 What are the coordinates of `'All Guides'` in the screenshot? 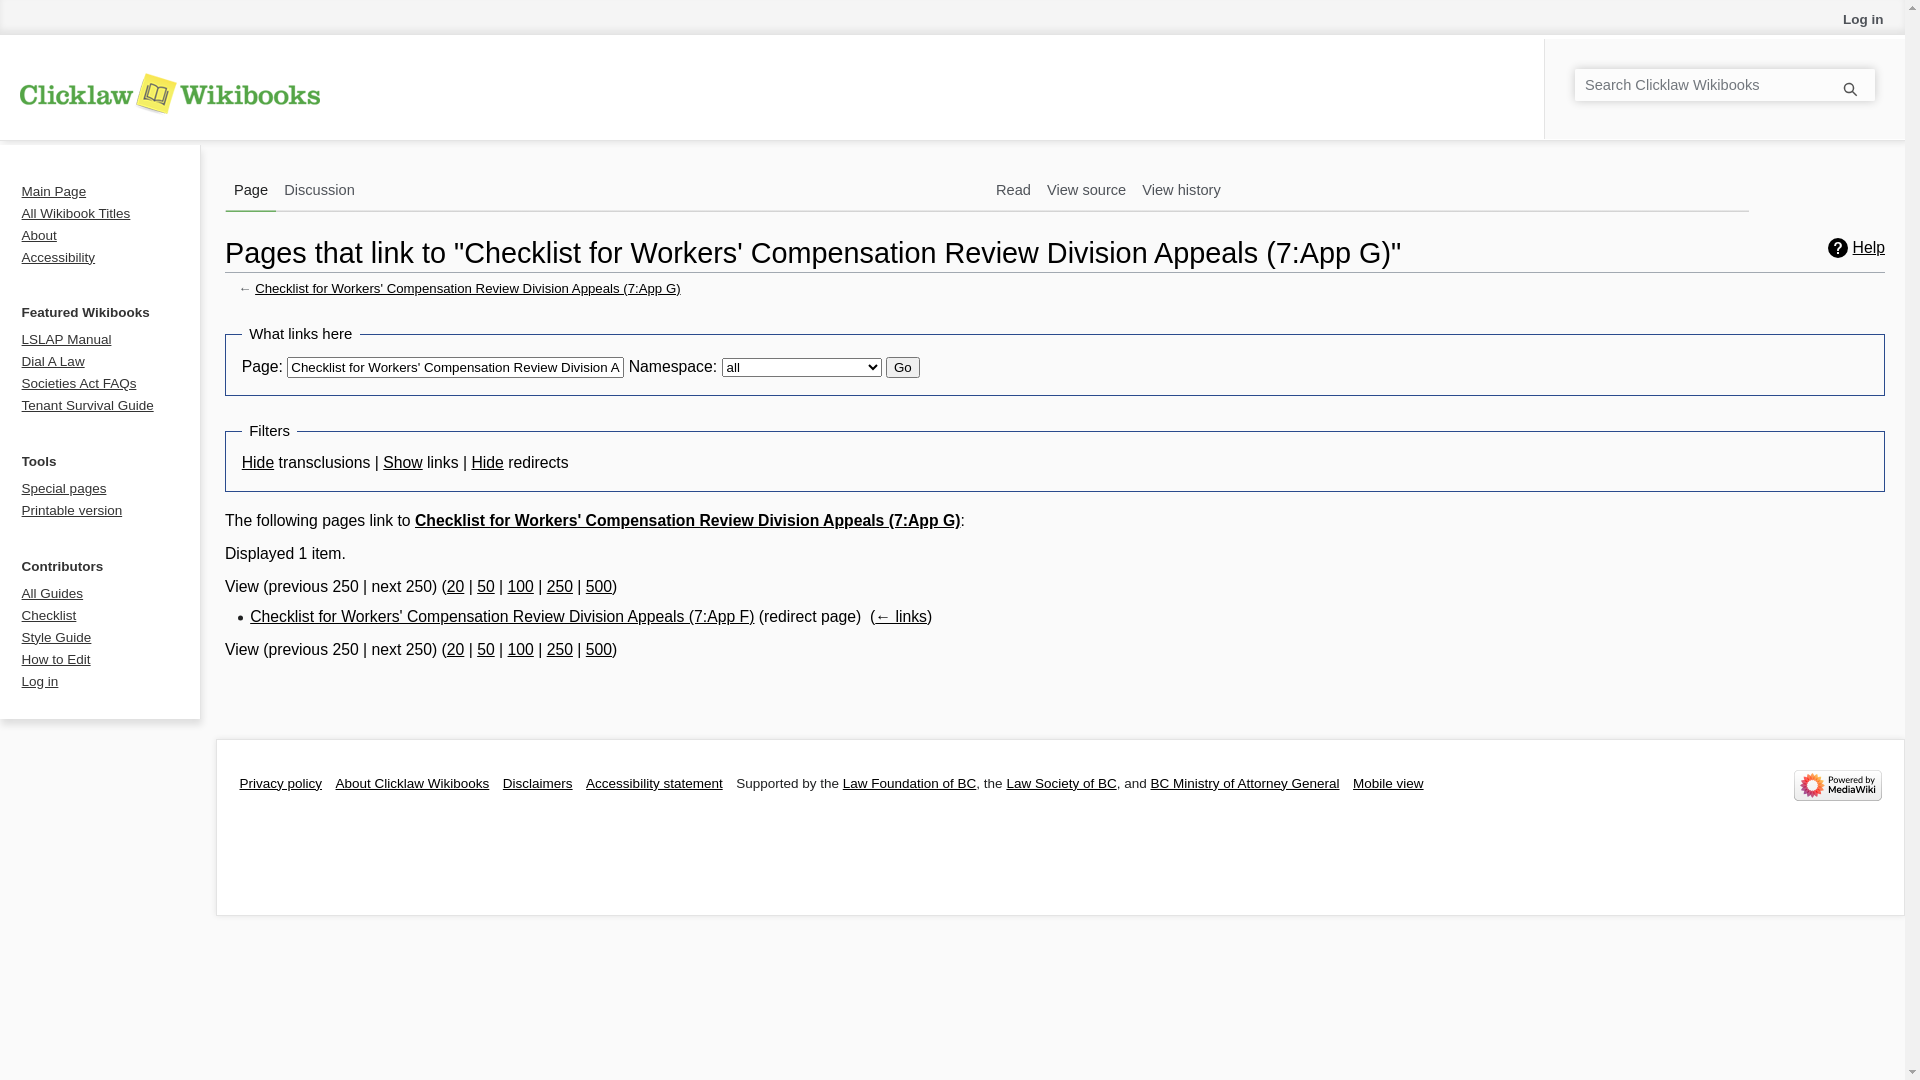 It's located at (52, 592).